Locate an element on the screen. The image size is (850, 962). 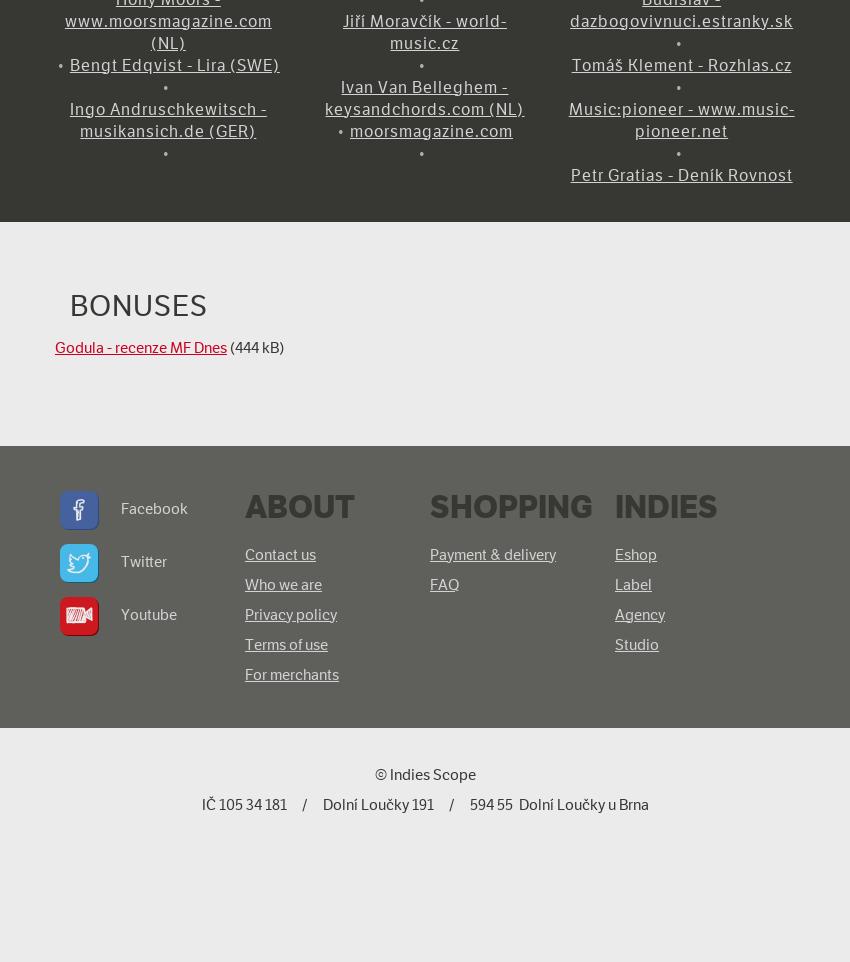
'Facebook' is located at coordinates (154, 507).